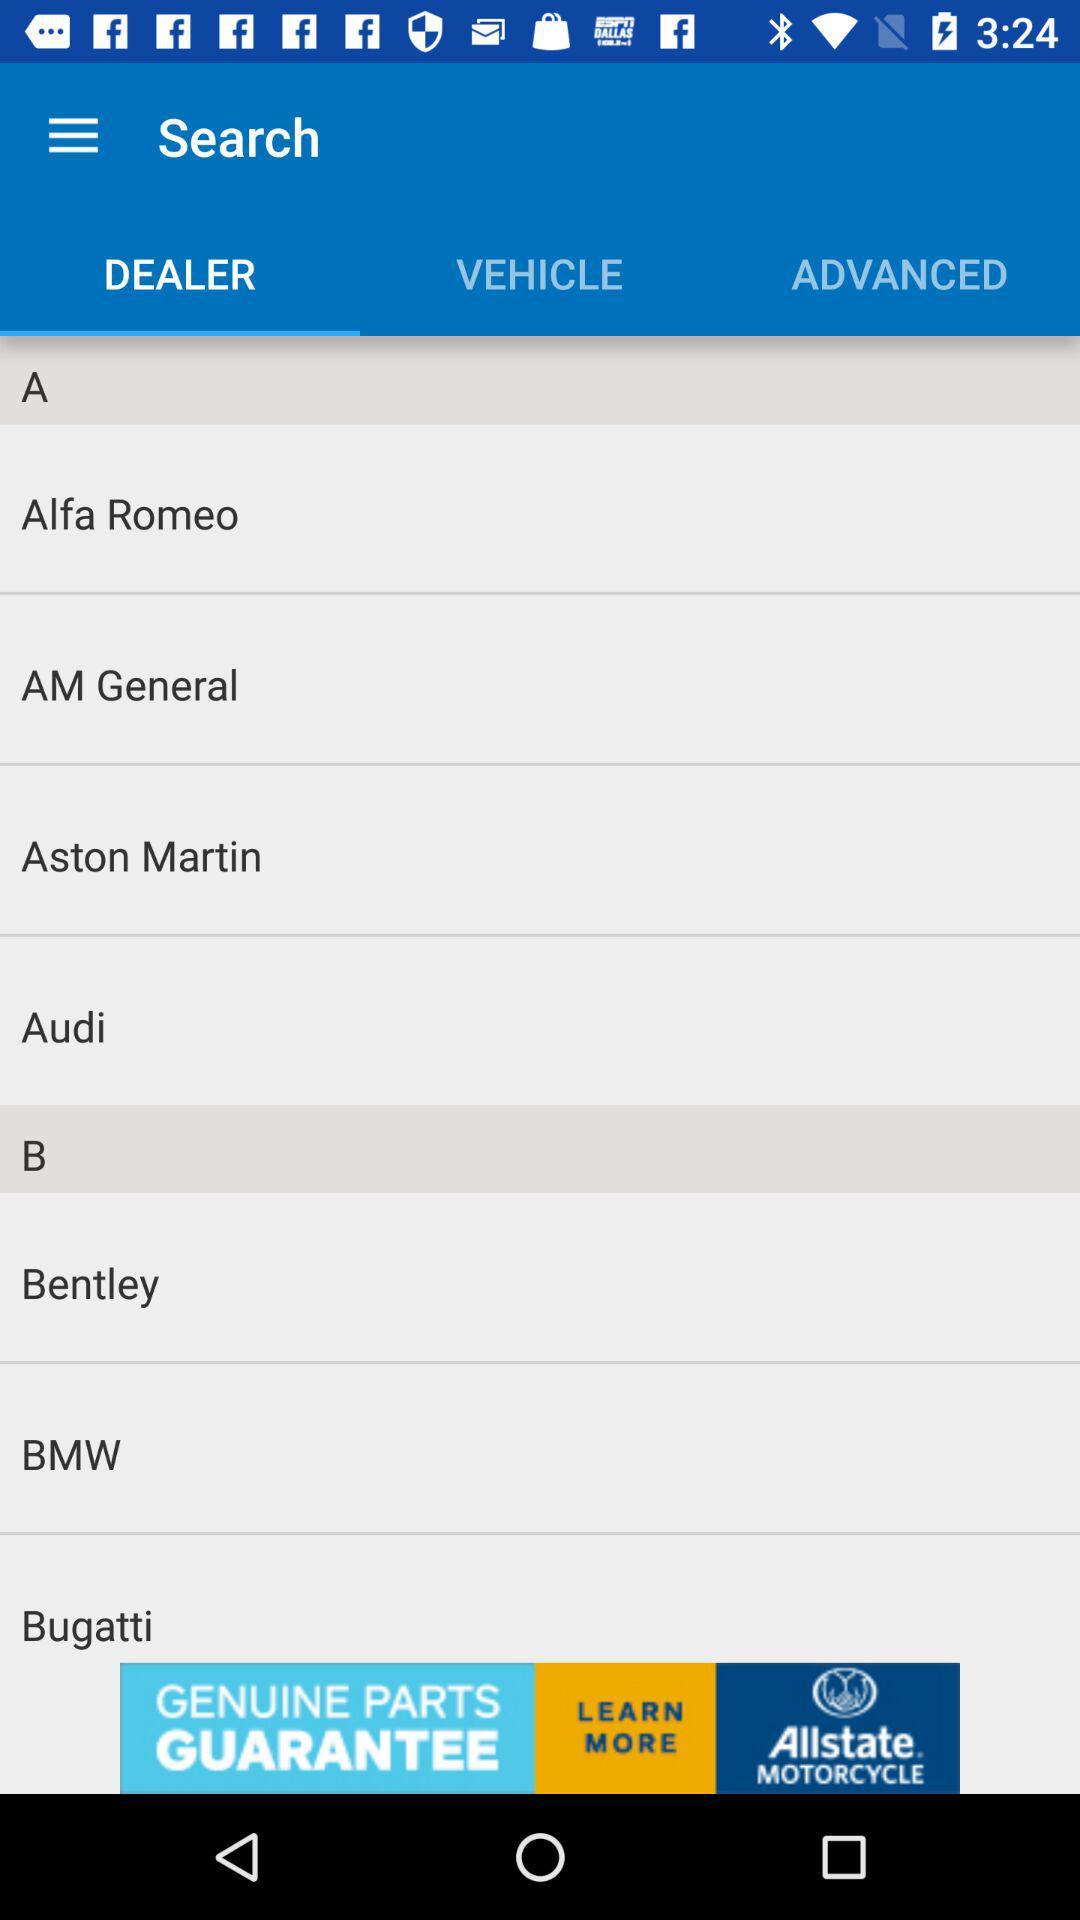 This screenshot has height=1920, width=1080. Describe the element at coordinates (540, 1727) in the screenshot. I see `advertisement` at that location.